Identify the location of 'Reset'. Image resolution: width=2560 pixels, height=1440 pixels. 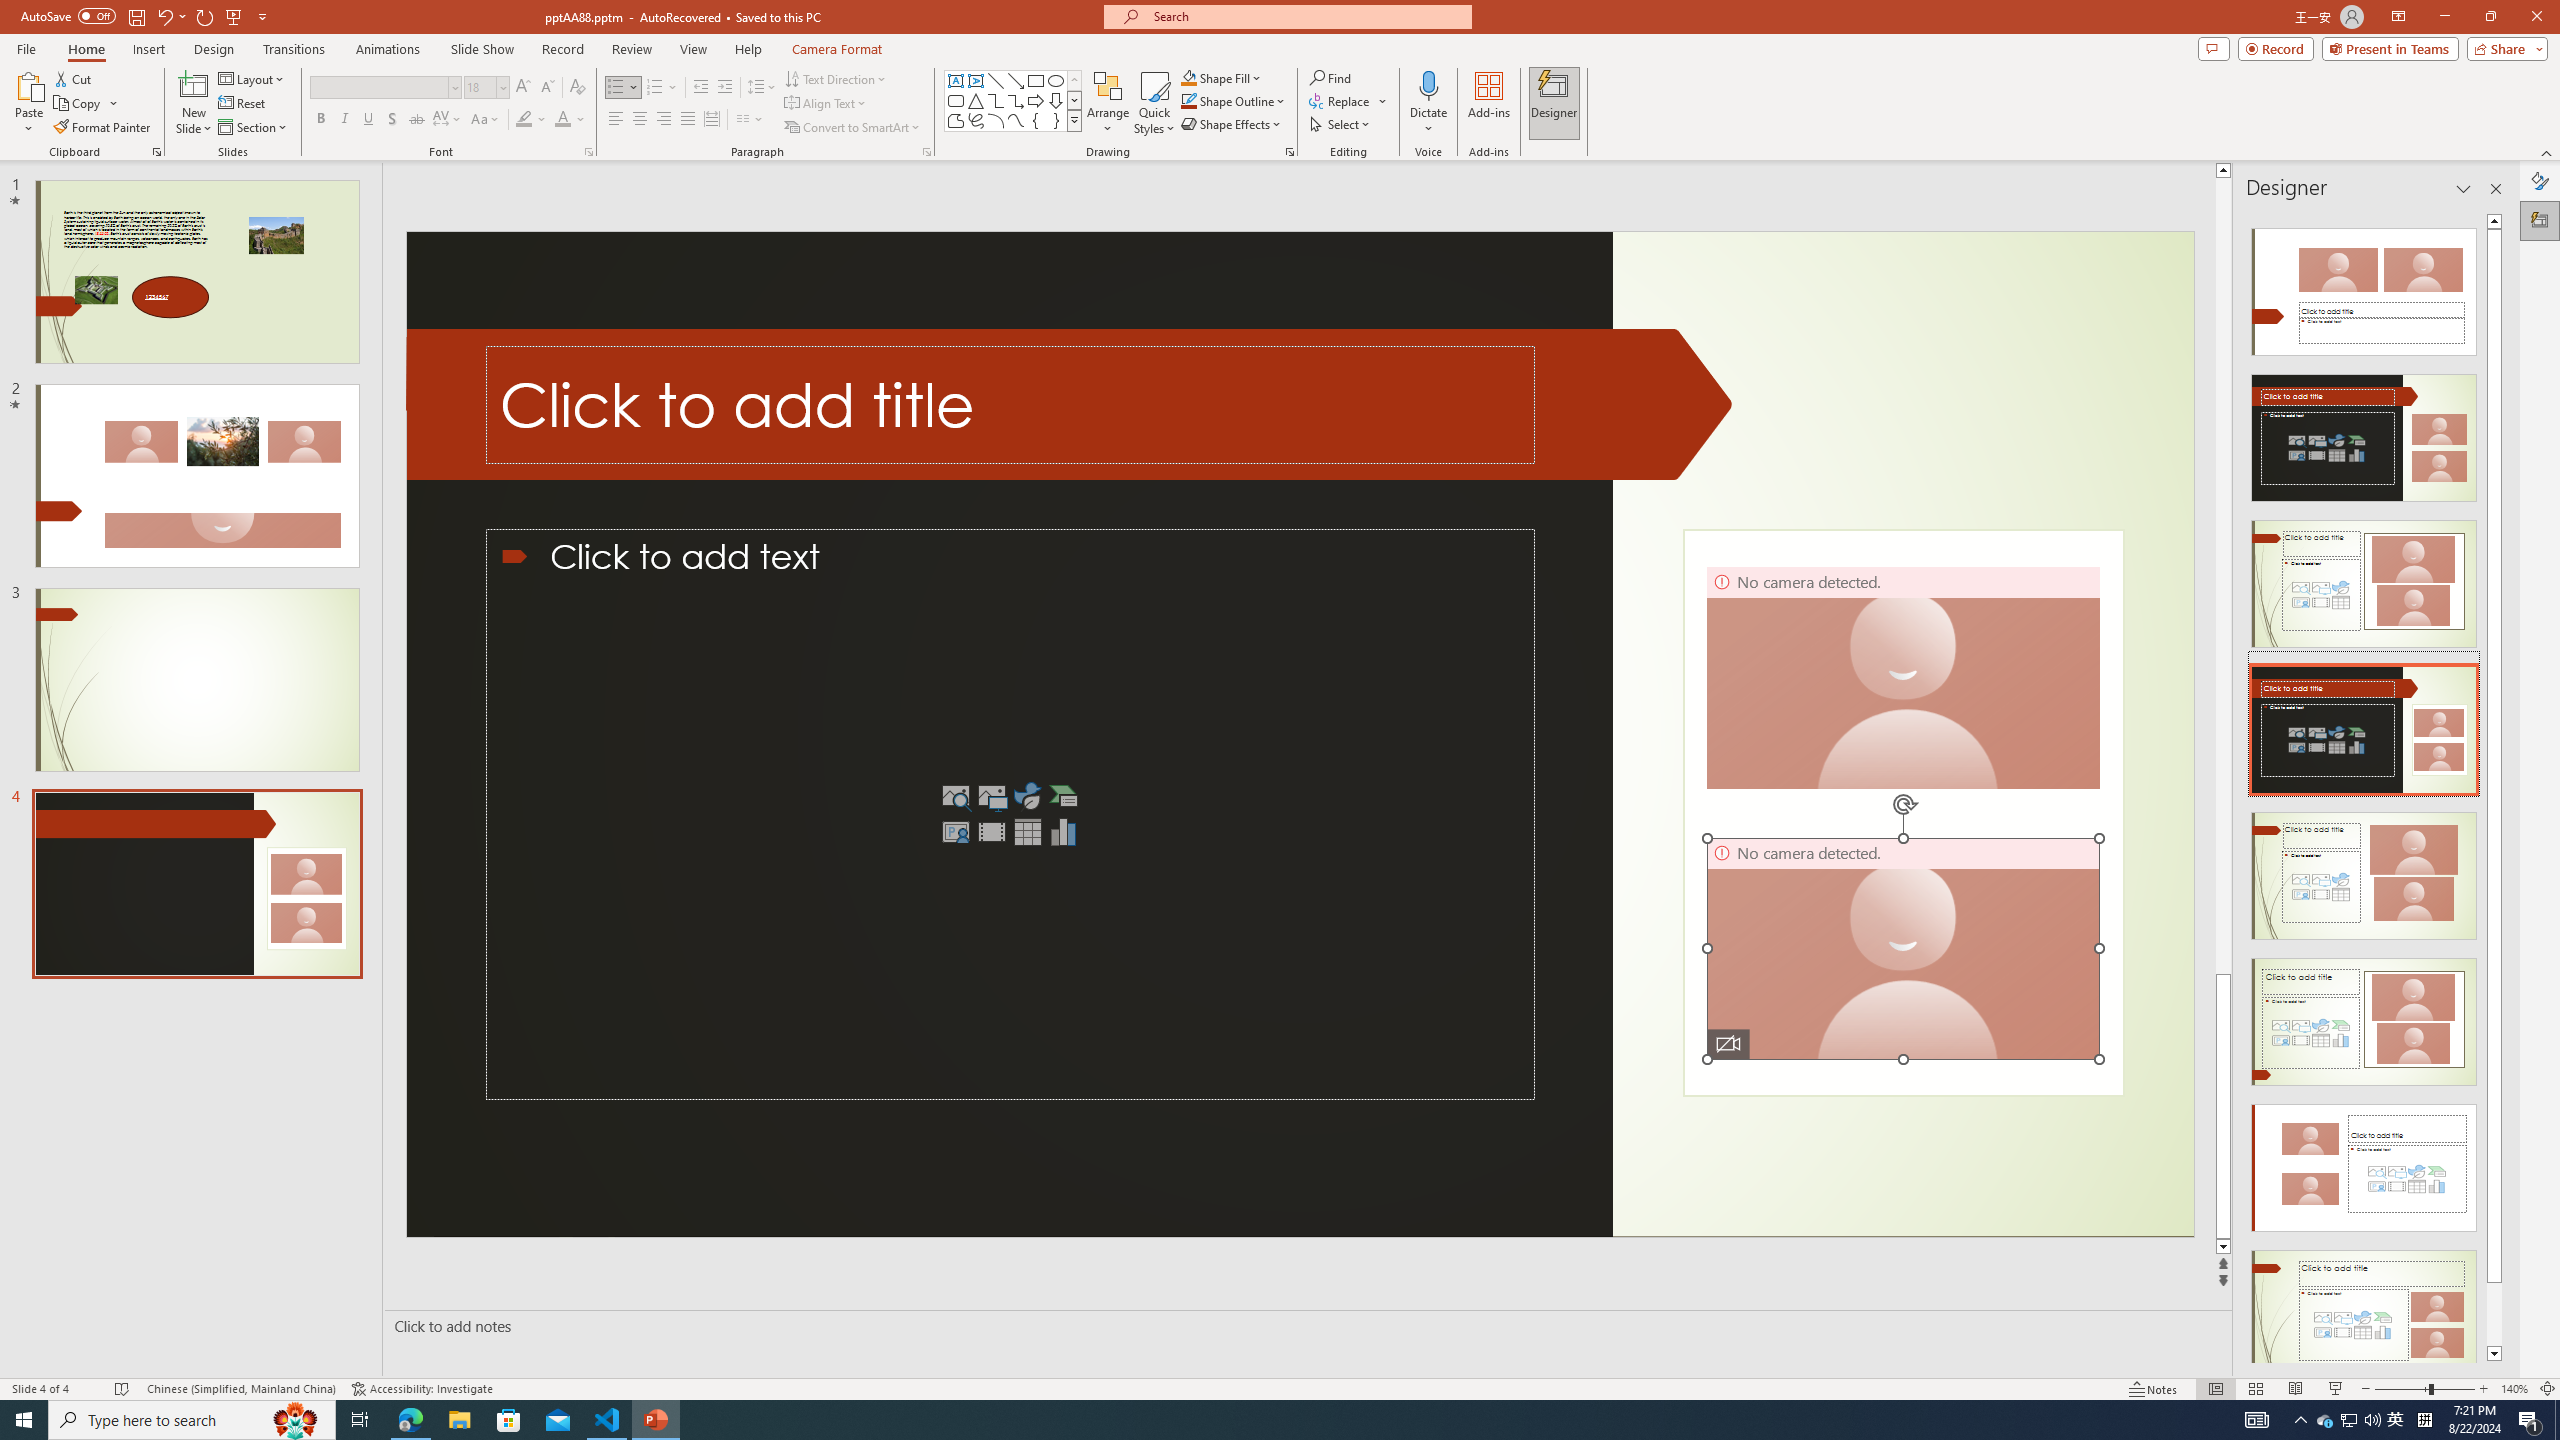
(242, 103).